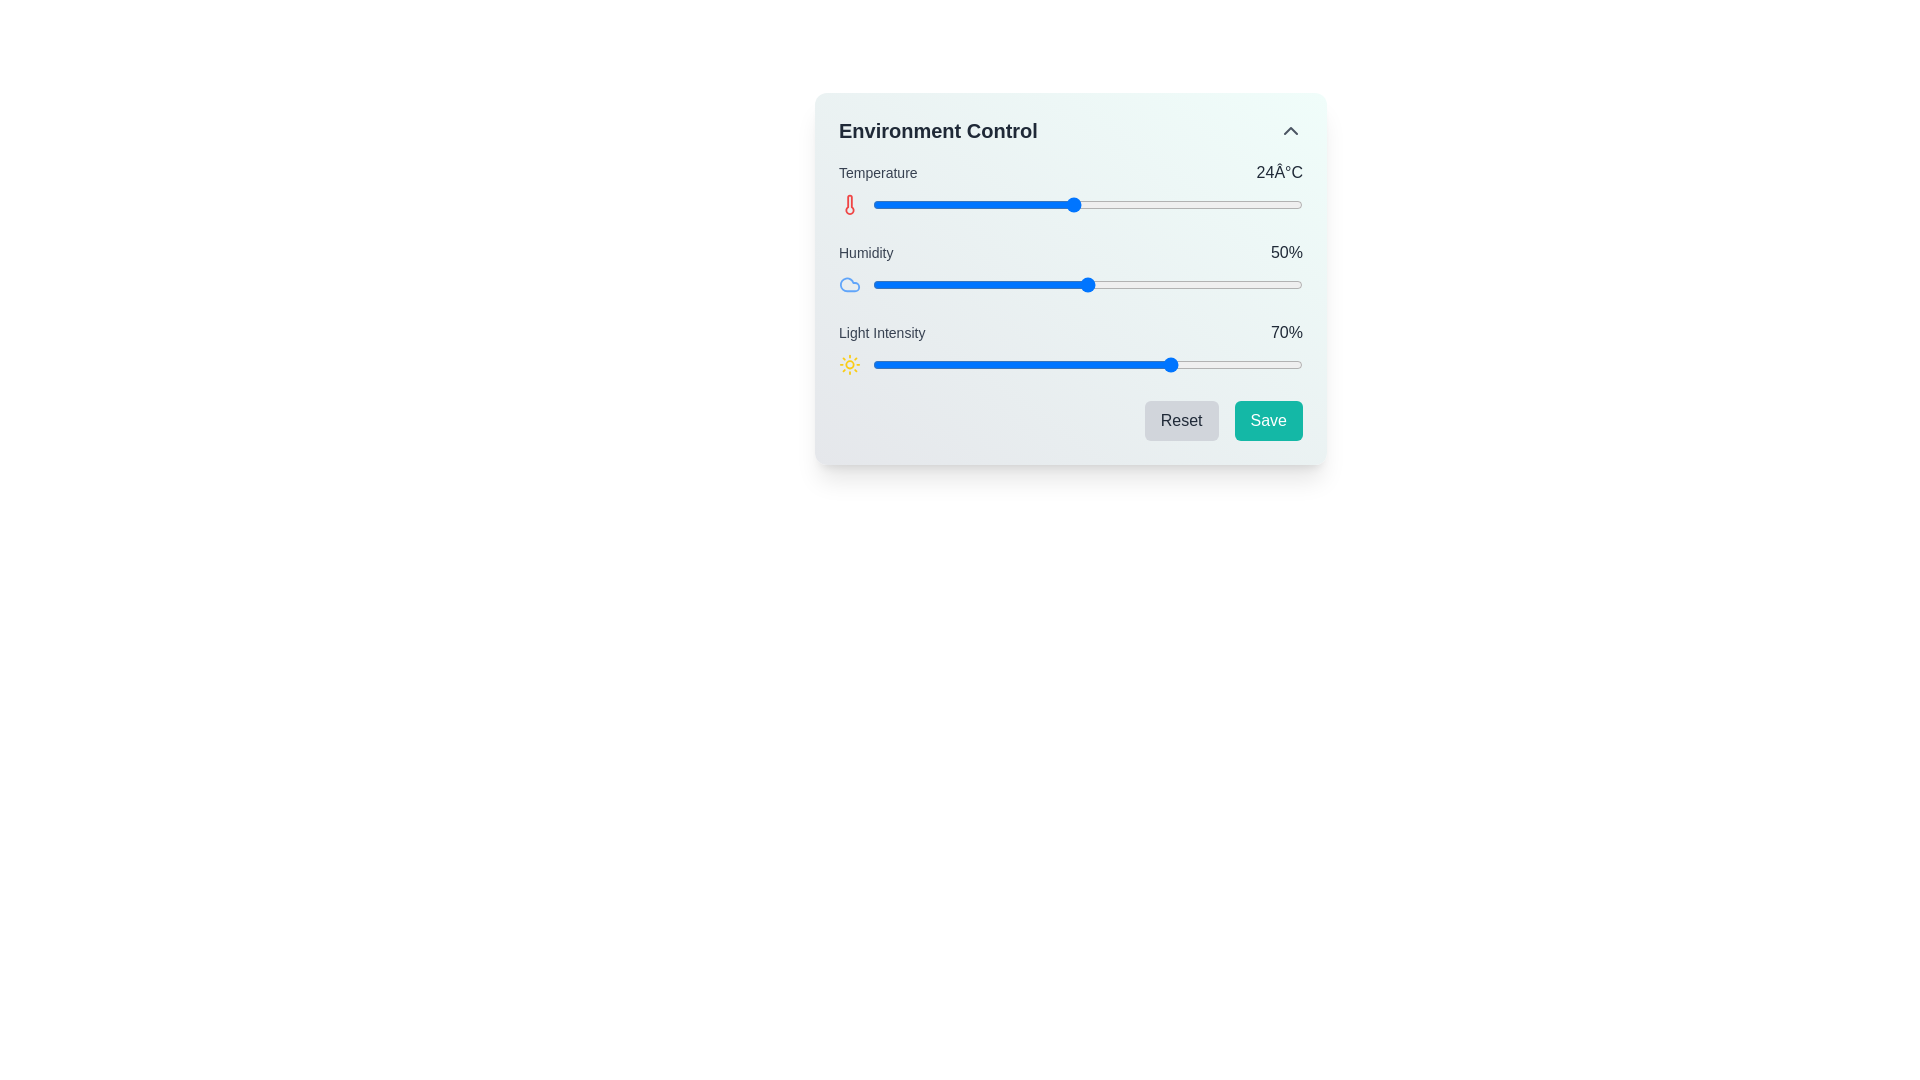 The width and height of the screenshot is (1920, 1080). I want to click on the humidity level, so click(873, 285).